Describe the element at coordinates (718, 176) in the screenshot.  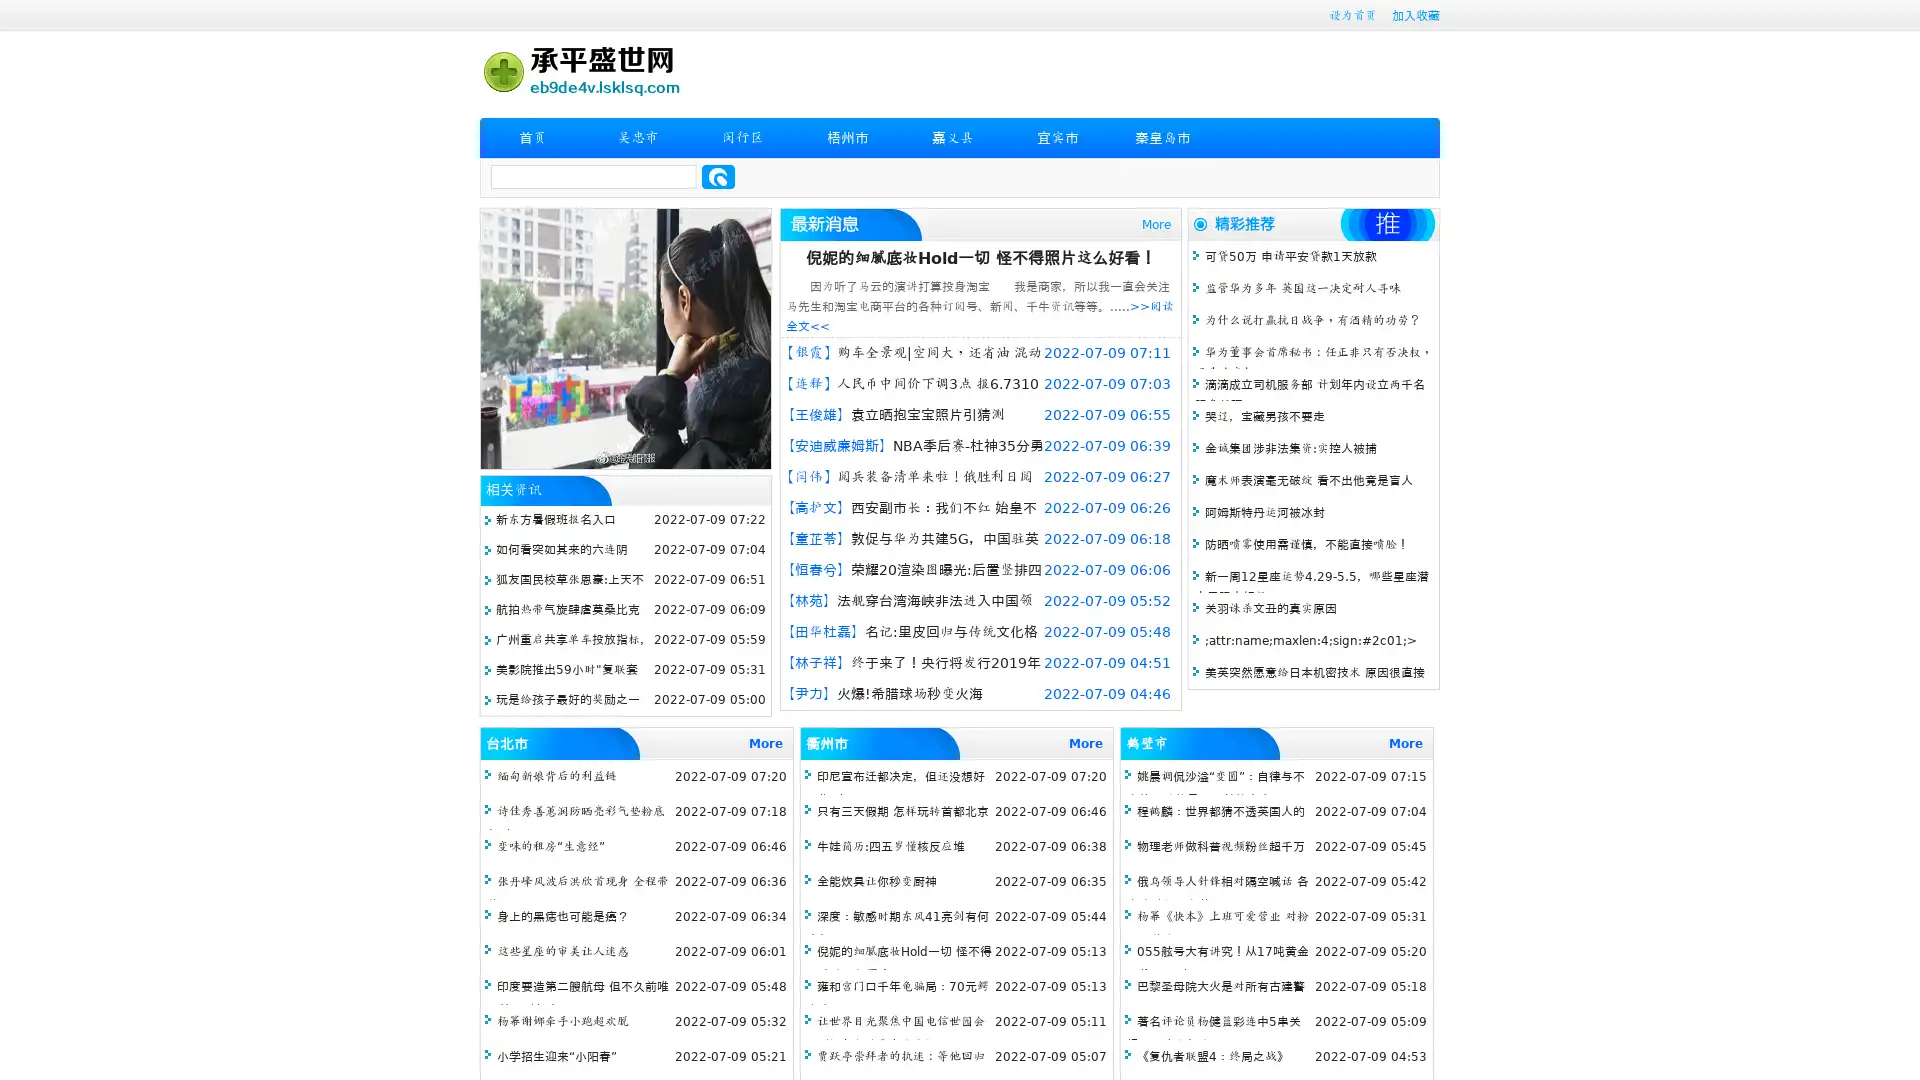
I see `Search` at that location.